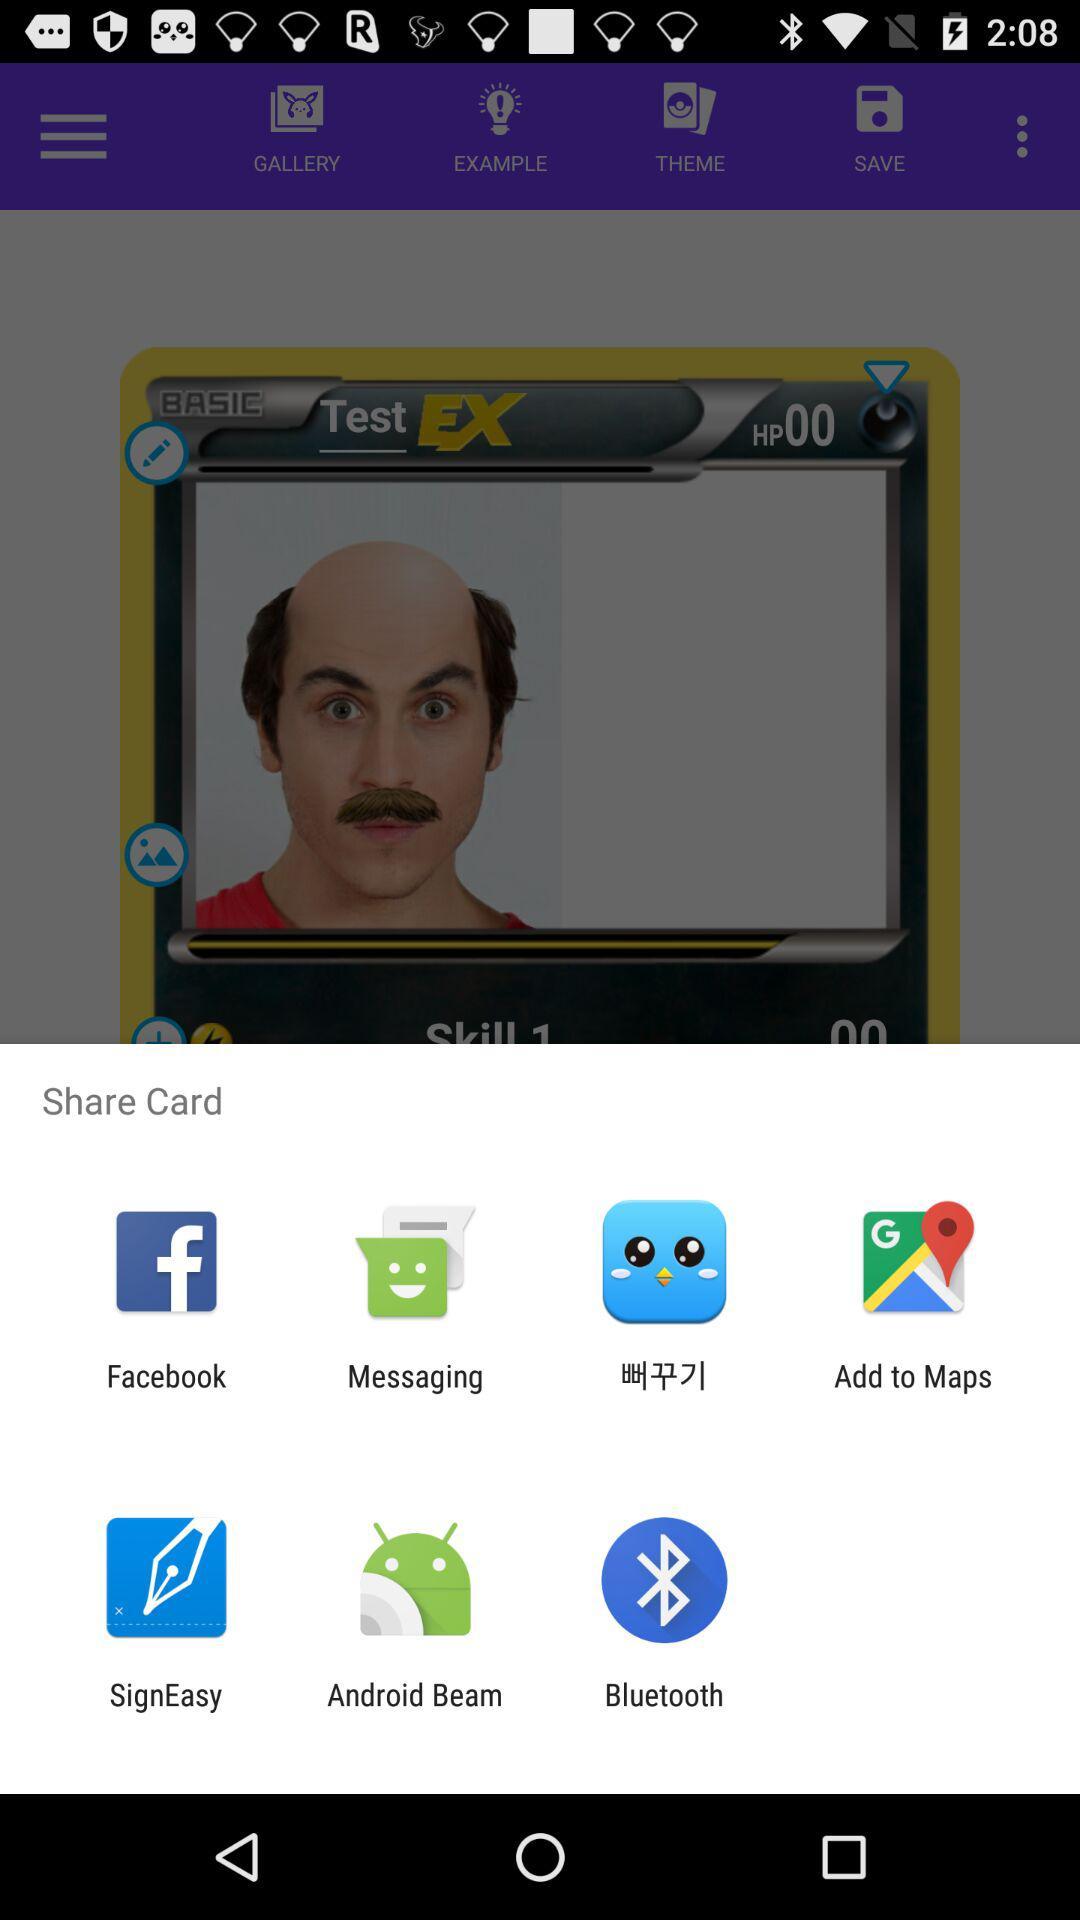 This screenshot has width=1080, height=1920. Describe the element at coordinates (414, 1711) in the screenshot. I see `the icon next to signeasy` at that location.